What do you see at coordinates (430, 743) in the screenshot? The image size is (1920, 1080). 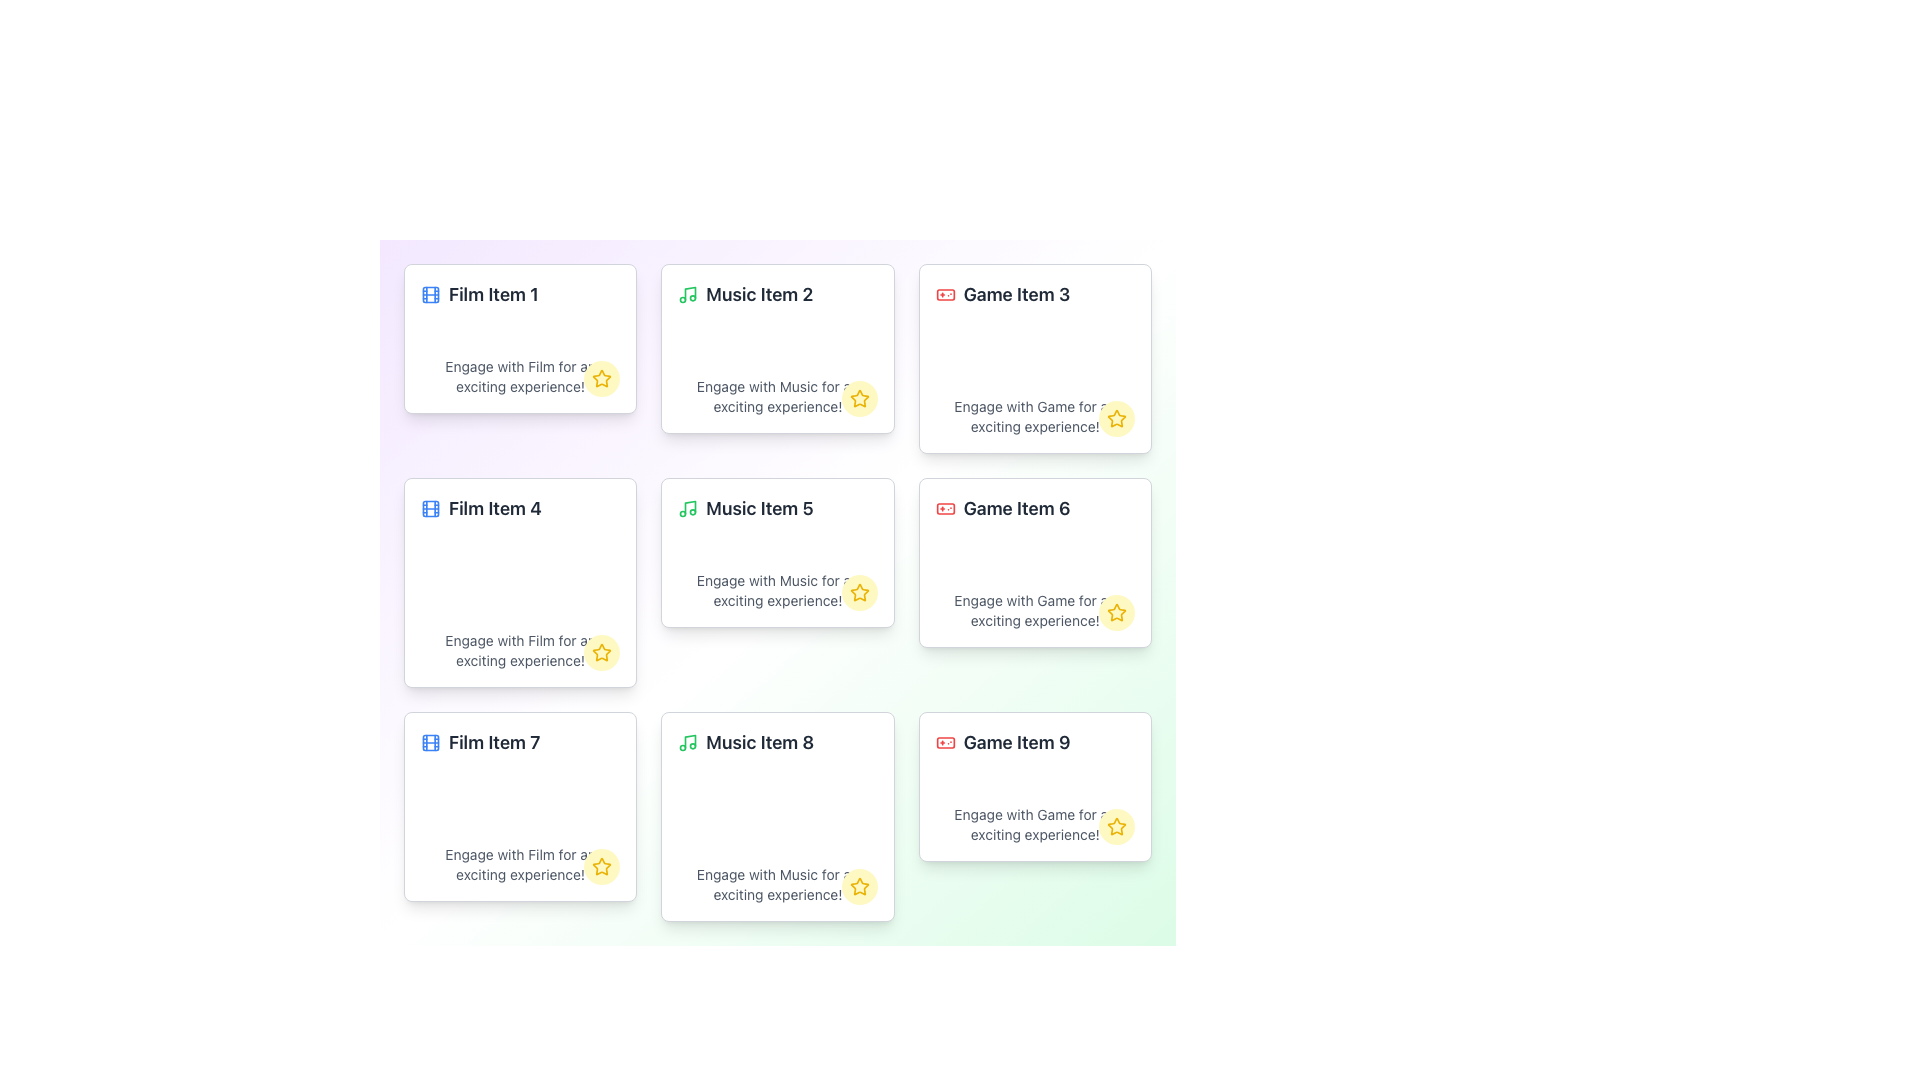 I see `the identifying icon of the 'Film Item 7' card, located at the top left corner to differentiate it from other categories` at bounding box center [430, 743].